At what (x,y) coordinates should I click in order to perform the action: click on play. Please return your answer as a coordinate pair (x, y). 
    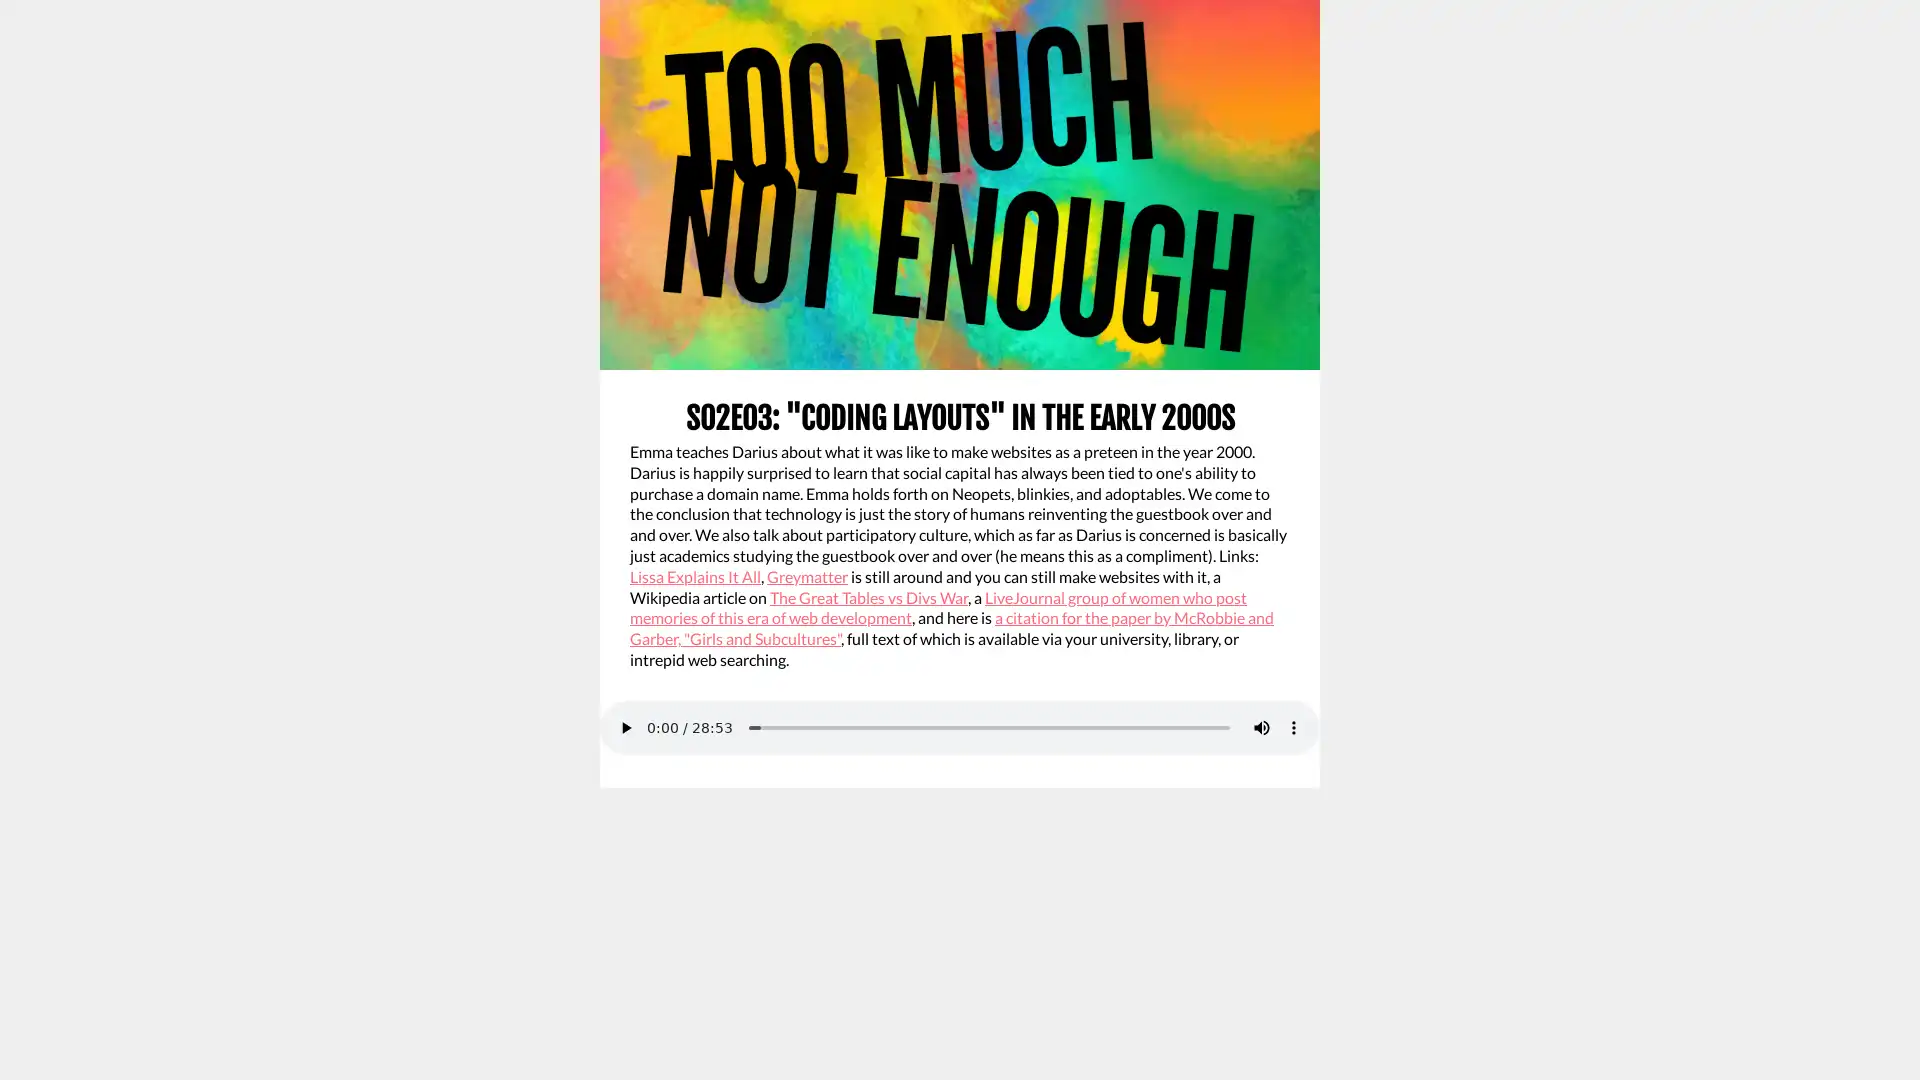
    Looking at the image, I should click on (624, 726).